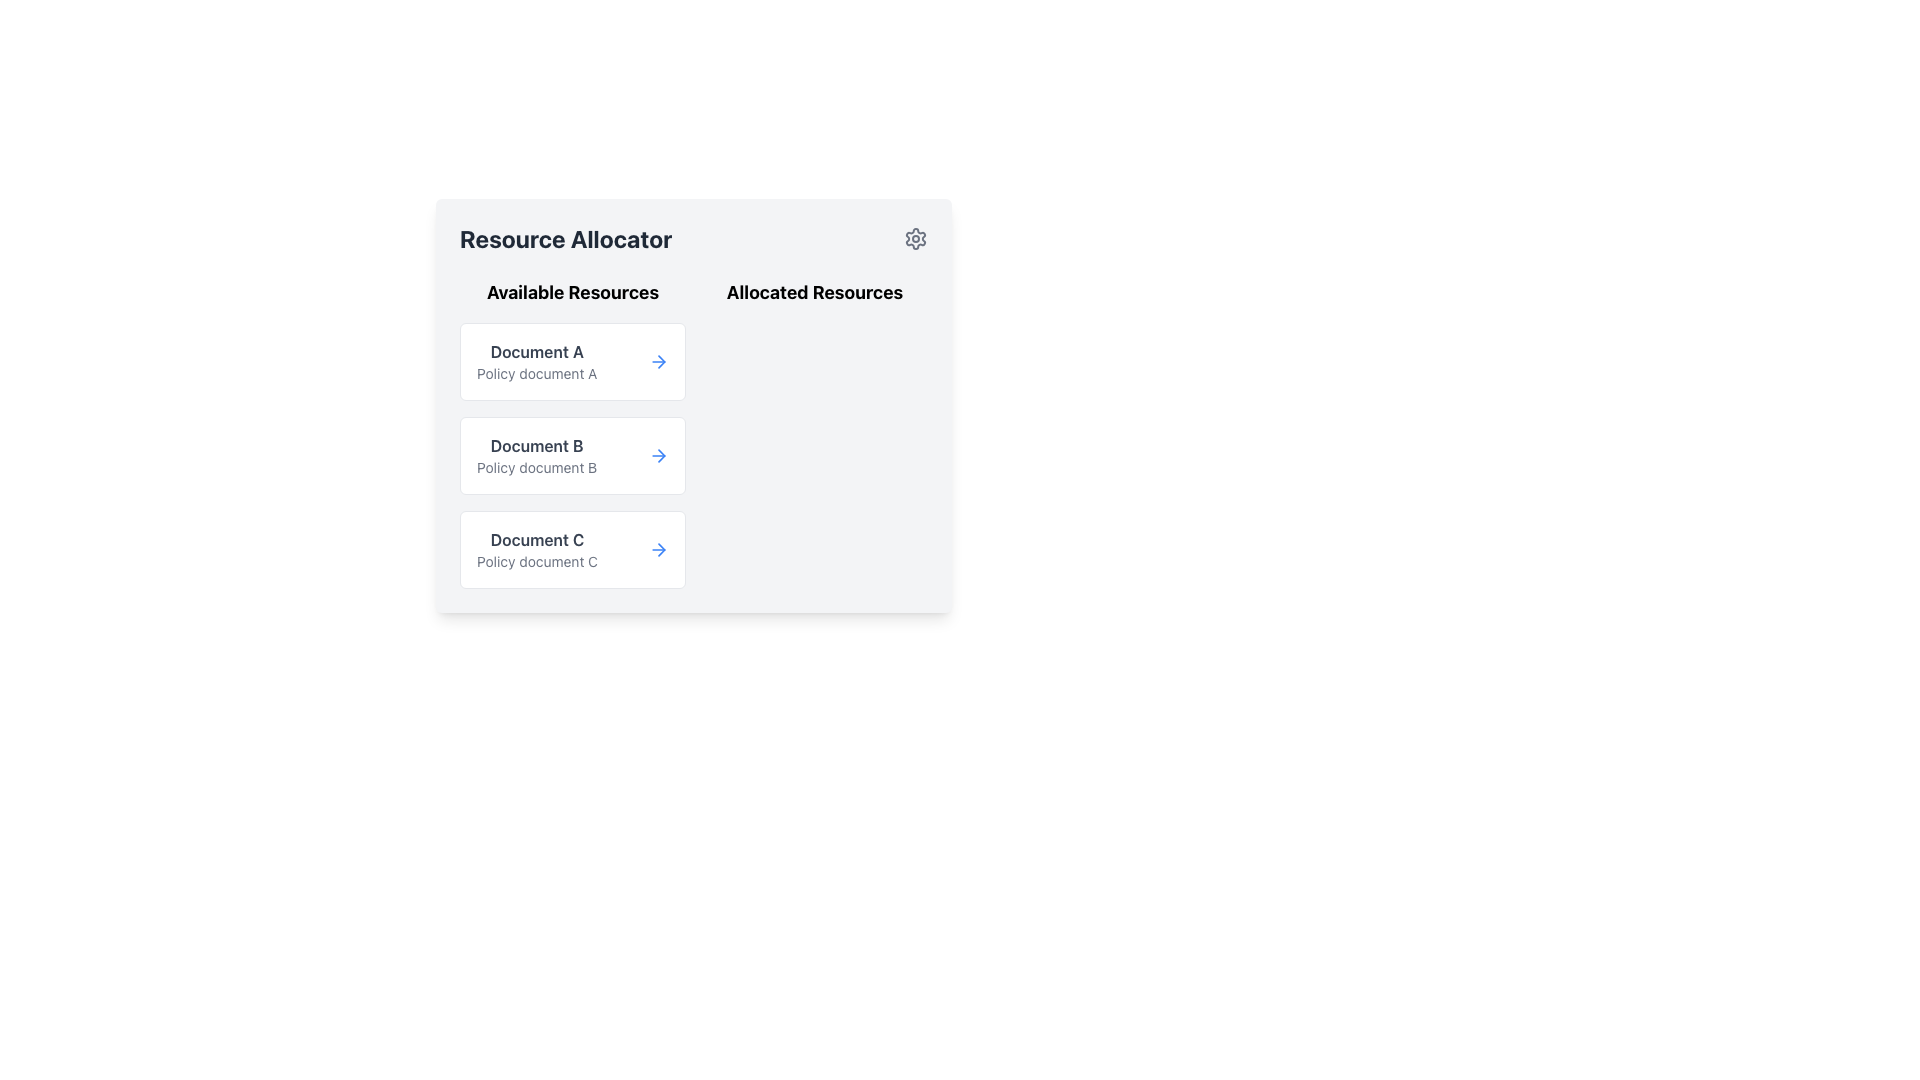 The height and width of the screenshot is (1080, 1920). I want to click on the text label 'Document B' located in the middle of the 'Available Resources' section of the resource allocator interface, so click(537, 455).